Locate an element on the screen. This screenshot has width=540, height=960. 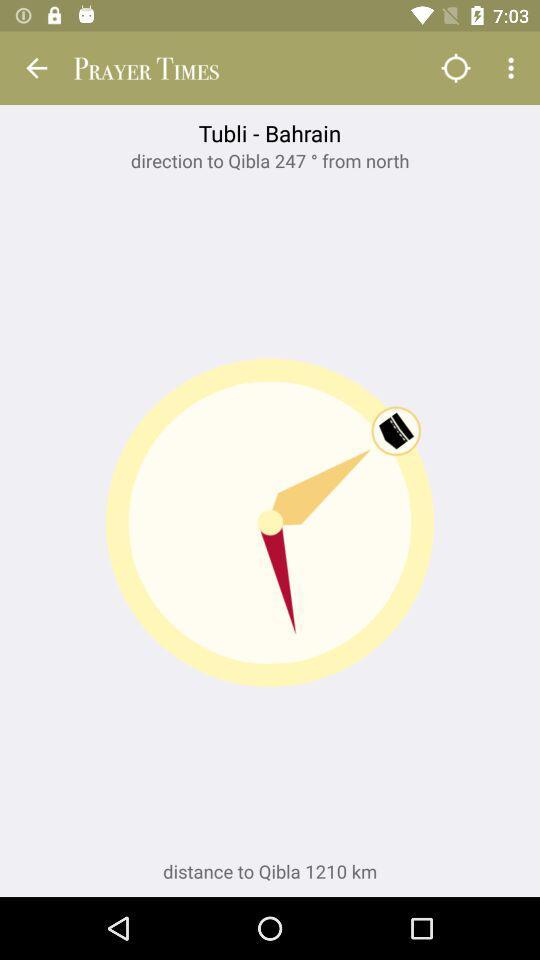
icon above tubli - bahrain icon is located at coordinates (513, 68).